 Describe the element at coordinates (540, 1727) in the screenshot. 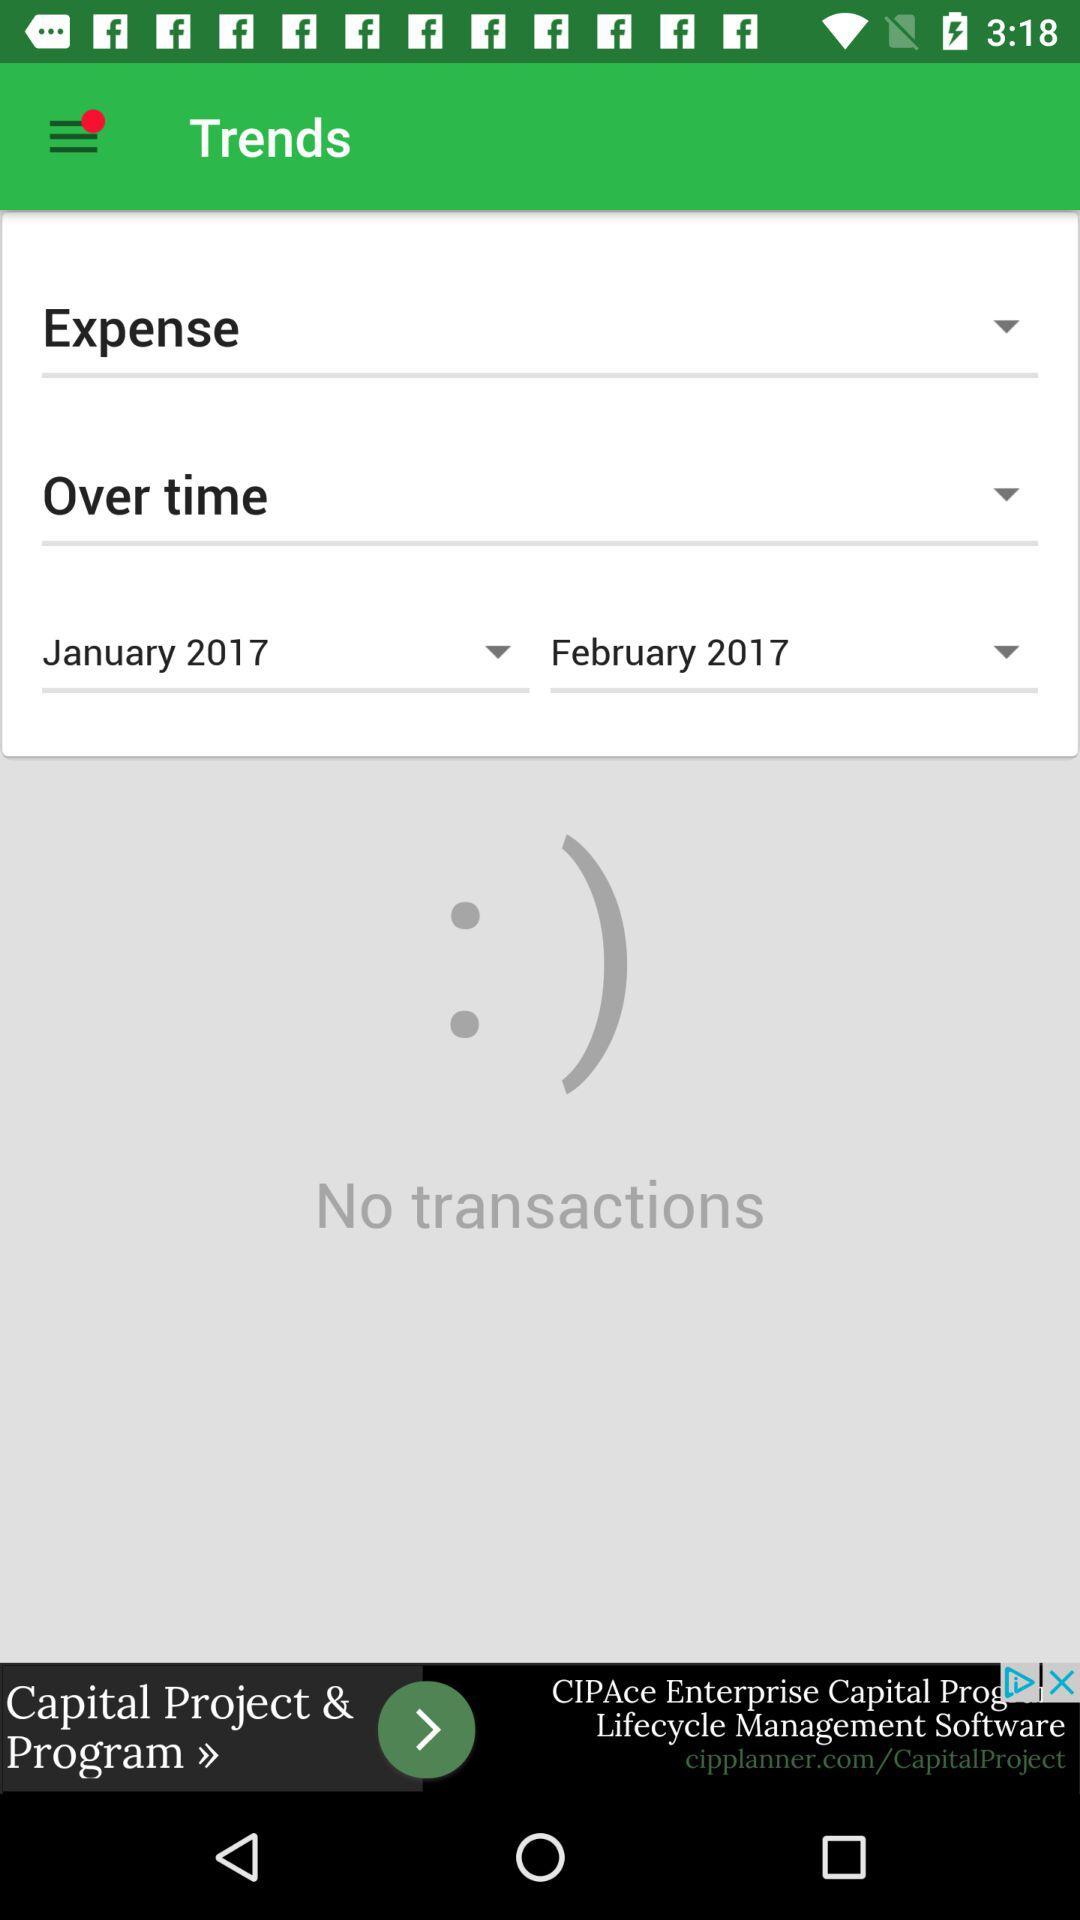

I see `capitalproject advertisement` at that location.